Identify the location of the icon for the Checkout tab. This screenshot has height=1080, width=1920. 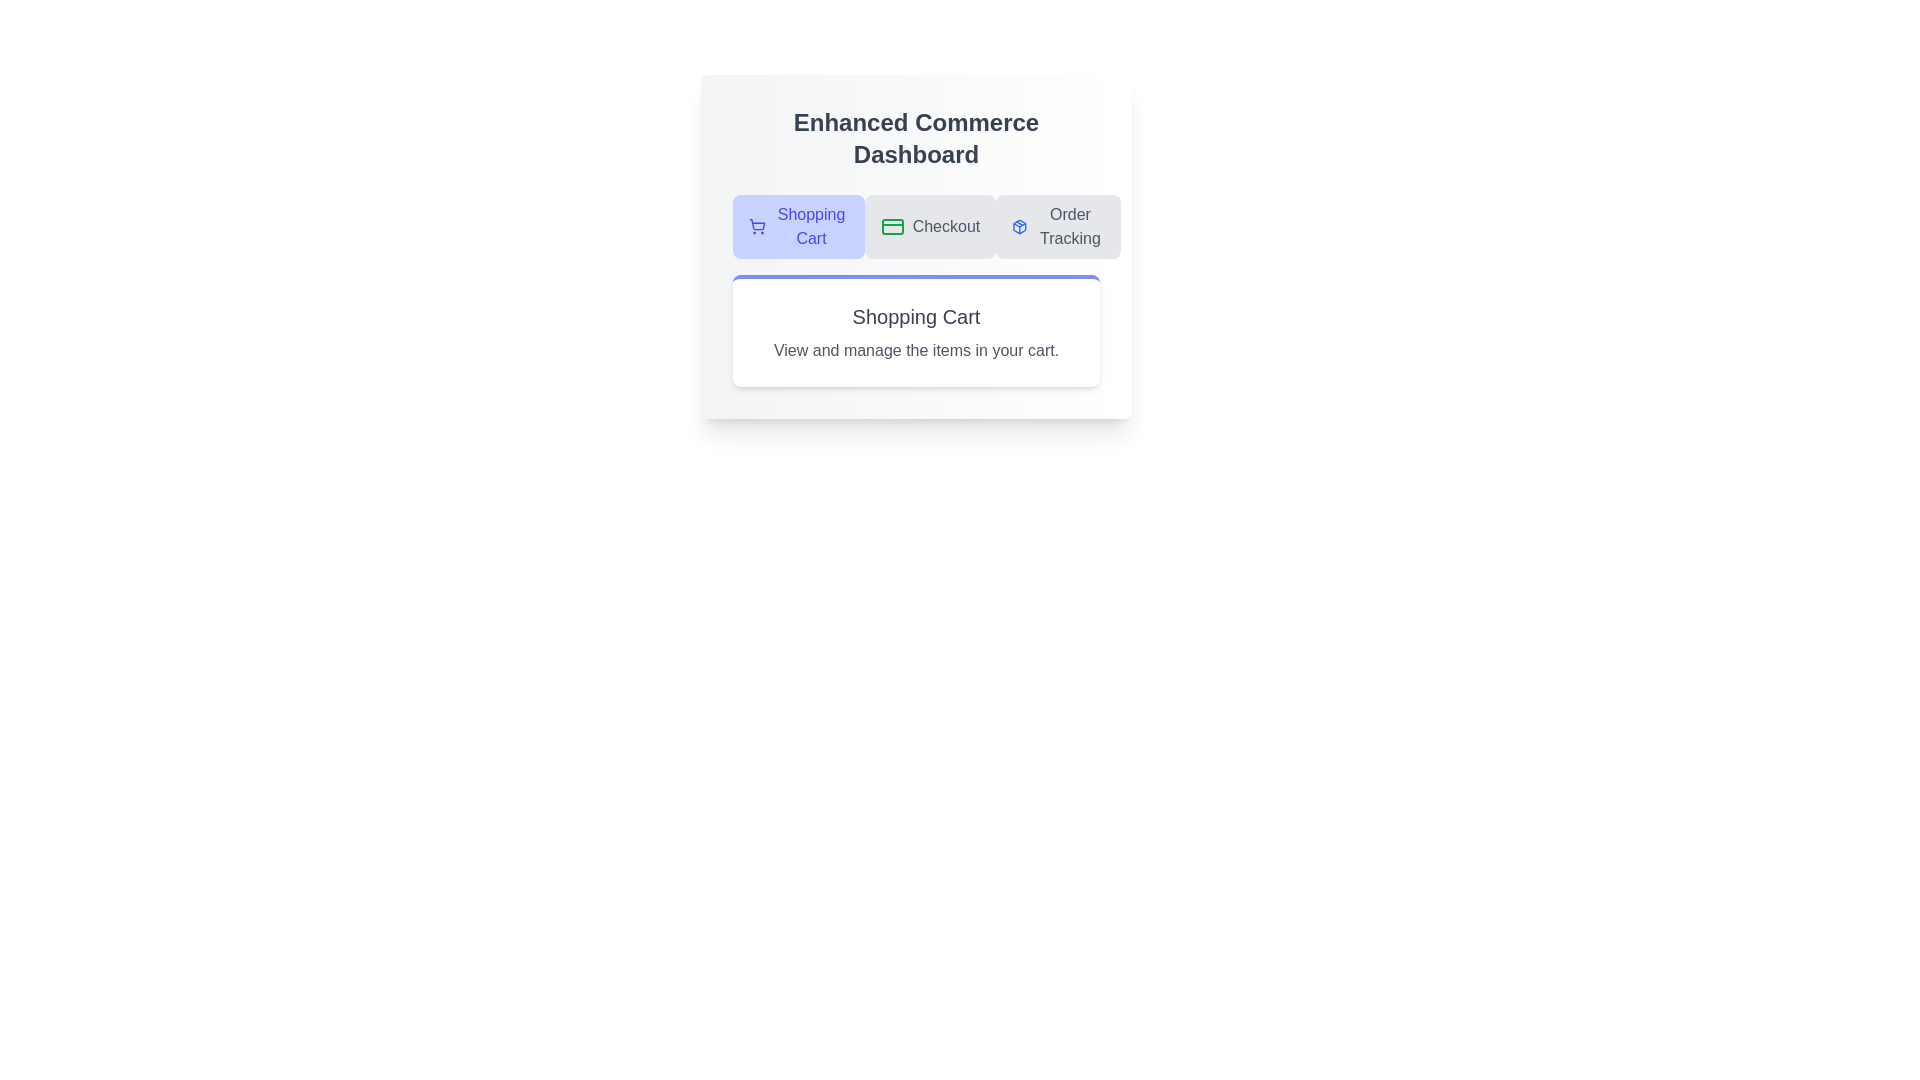
(891, 226).